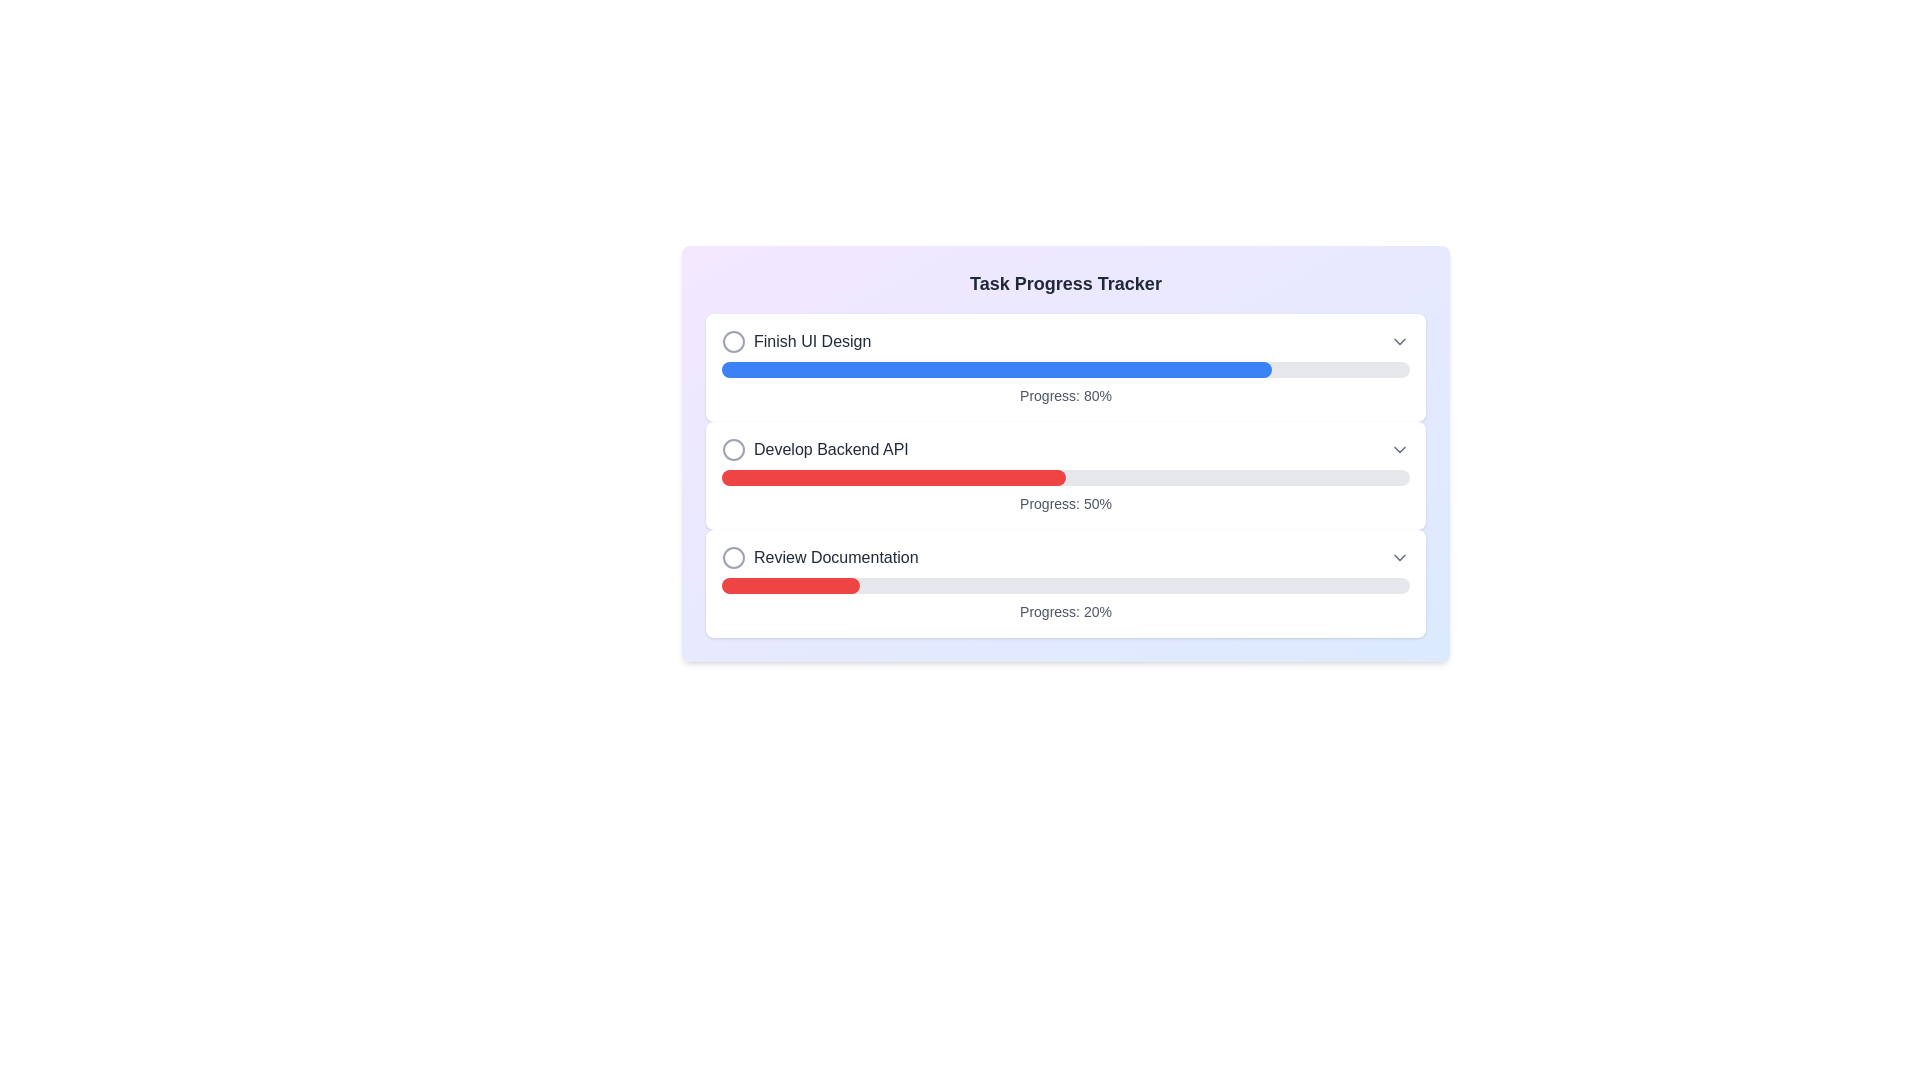  I want to click on text content of the Text Label that identifies the task named 'Develop Backend API' in the progress tracker interface, positioned between 'Finish UI Design' and 'Review Documentation', so click(815, 450).